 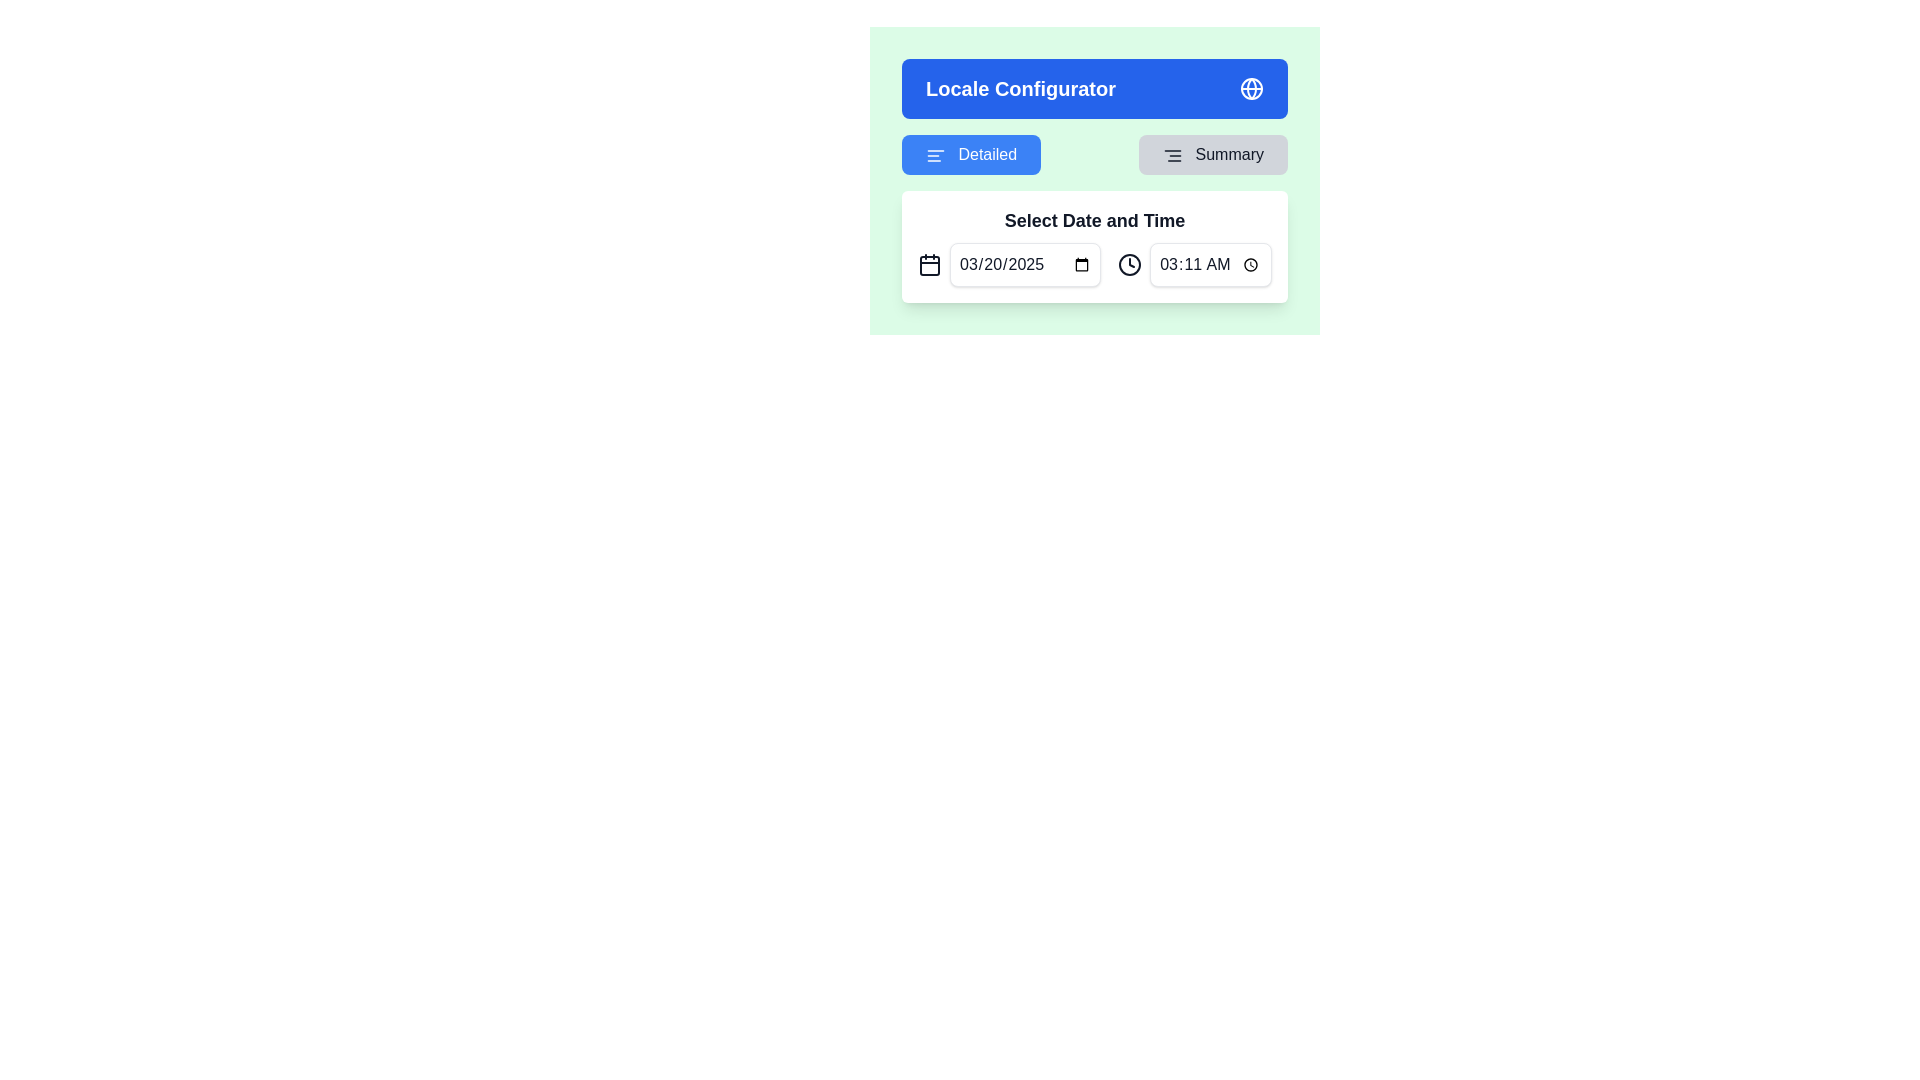 I want to click on the globe icon located in the top-right corner of the blue header bar titled 'Locale Configurator', so click(x=1251, y=87).